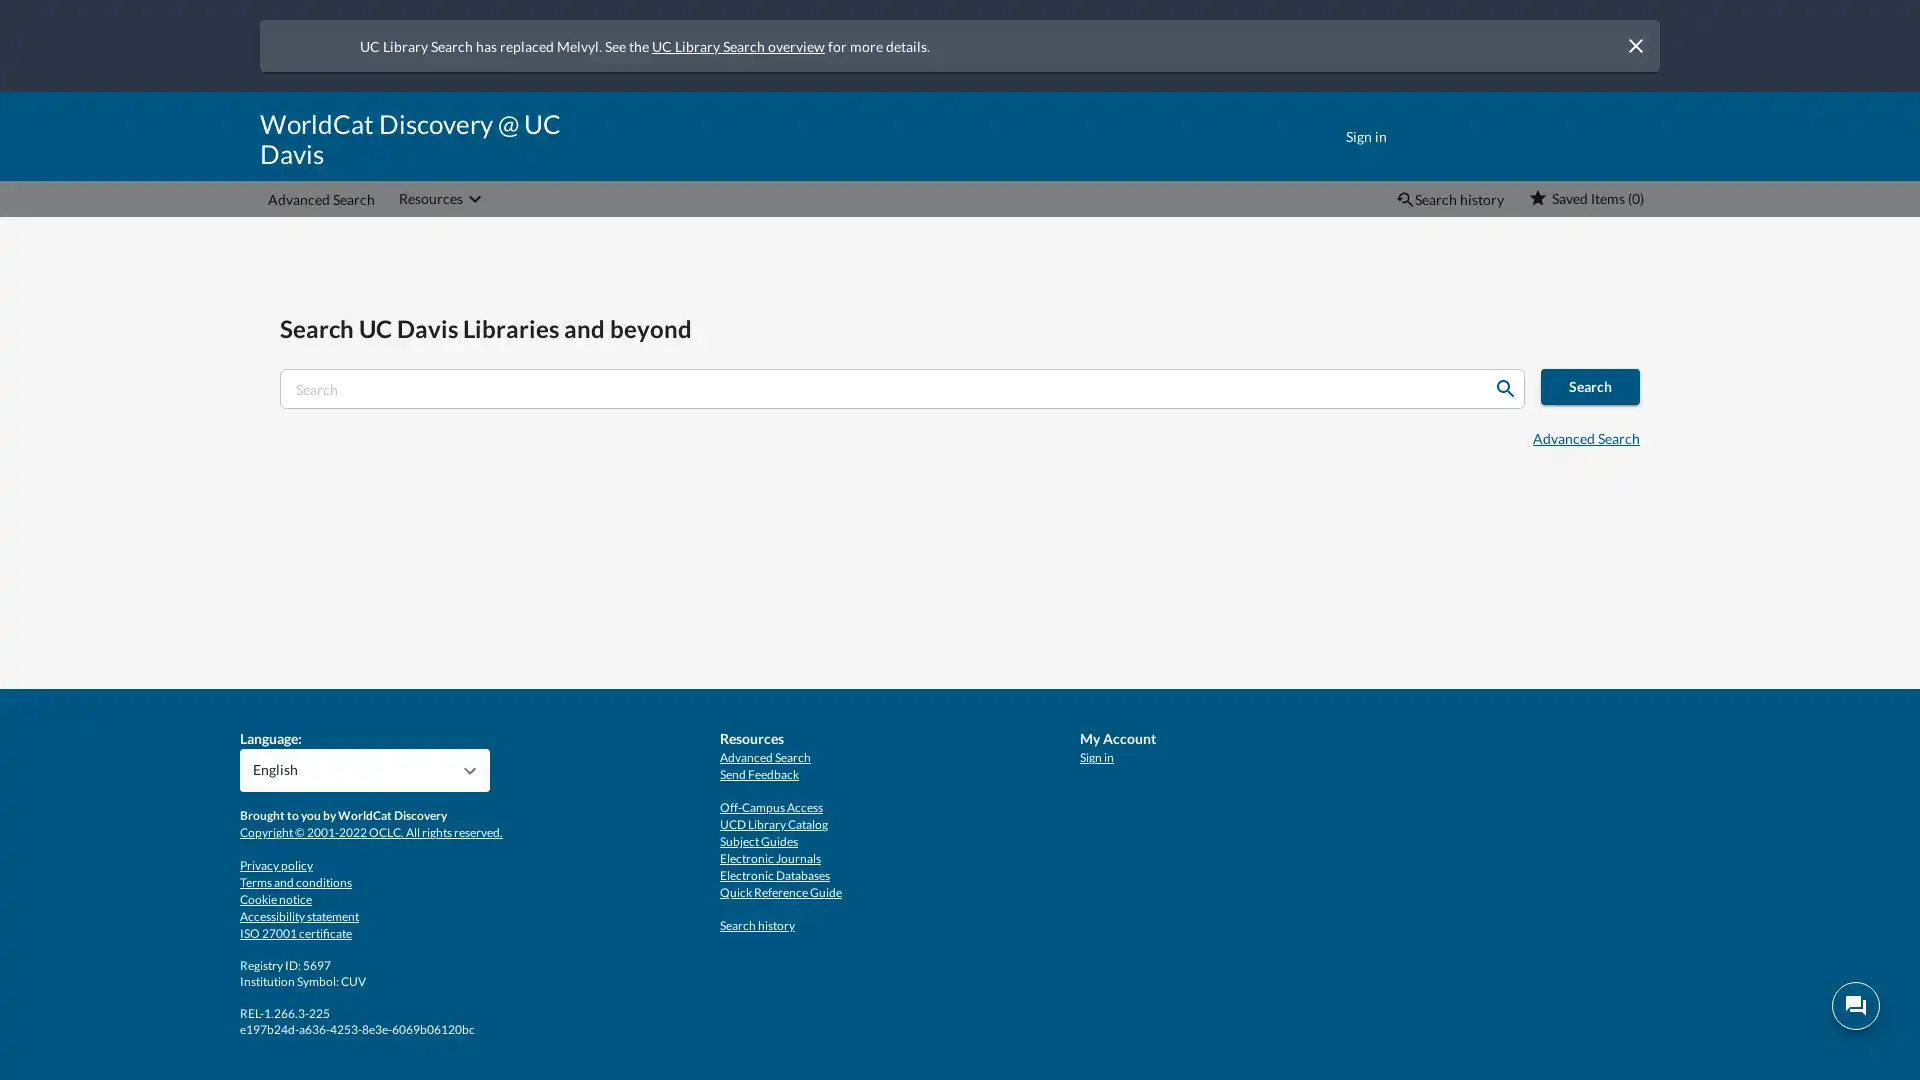 The image size is (1920, 1080). Describe the element at coordinates (1505, 389) in the screenshot. I see `Search` at that location.